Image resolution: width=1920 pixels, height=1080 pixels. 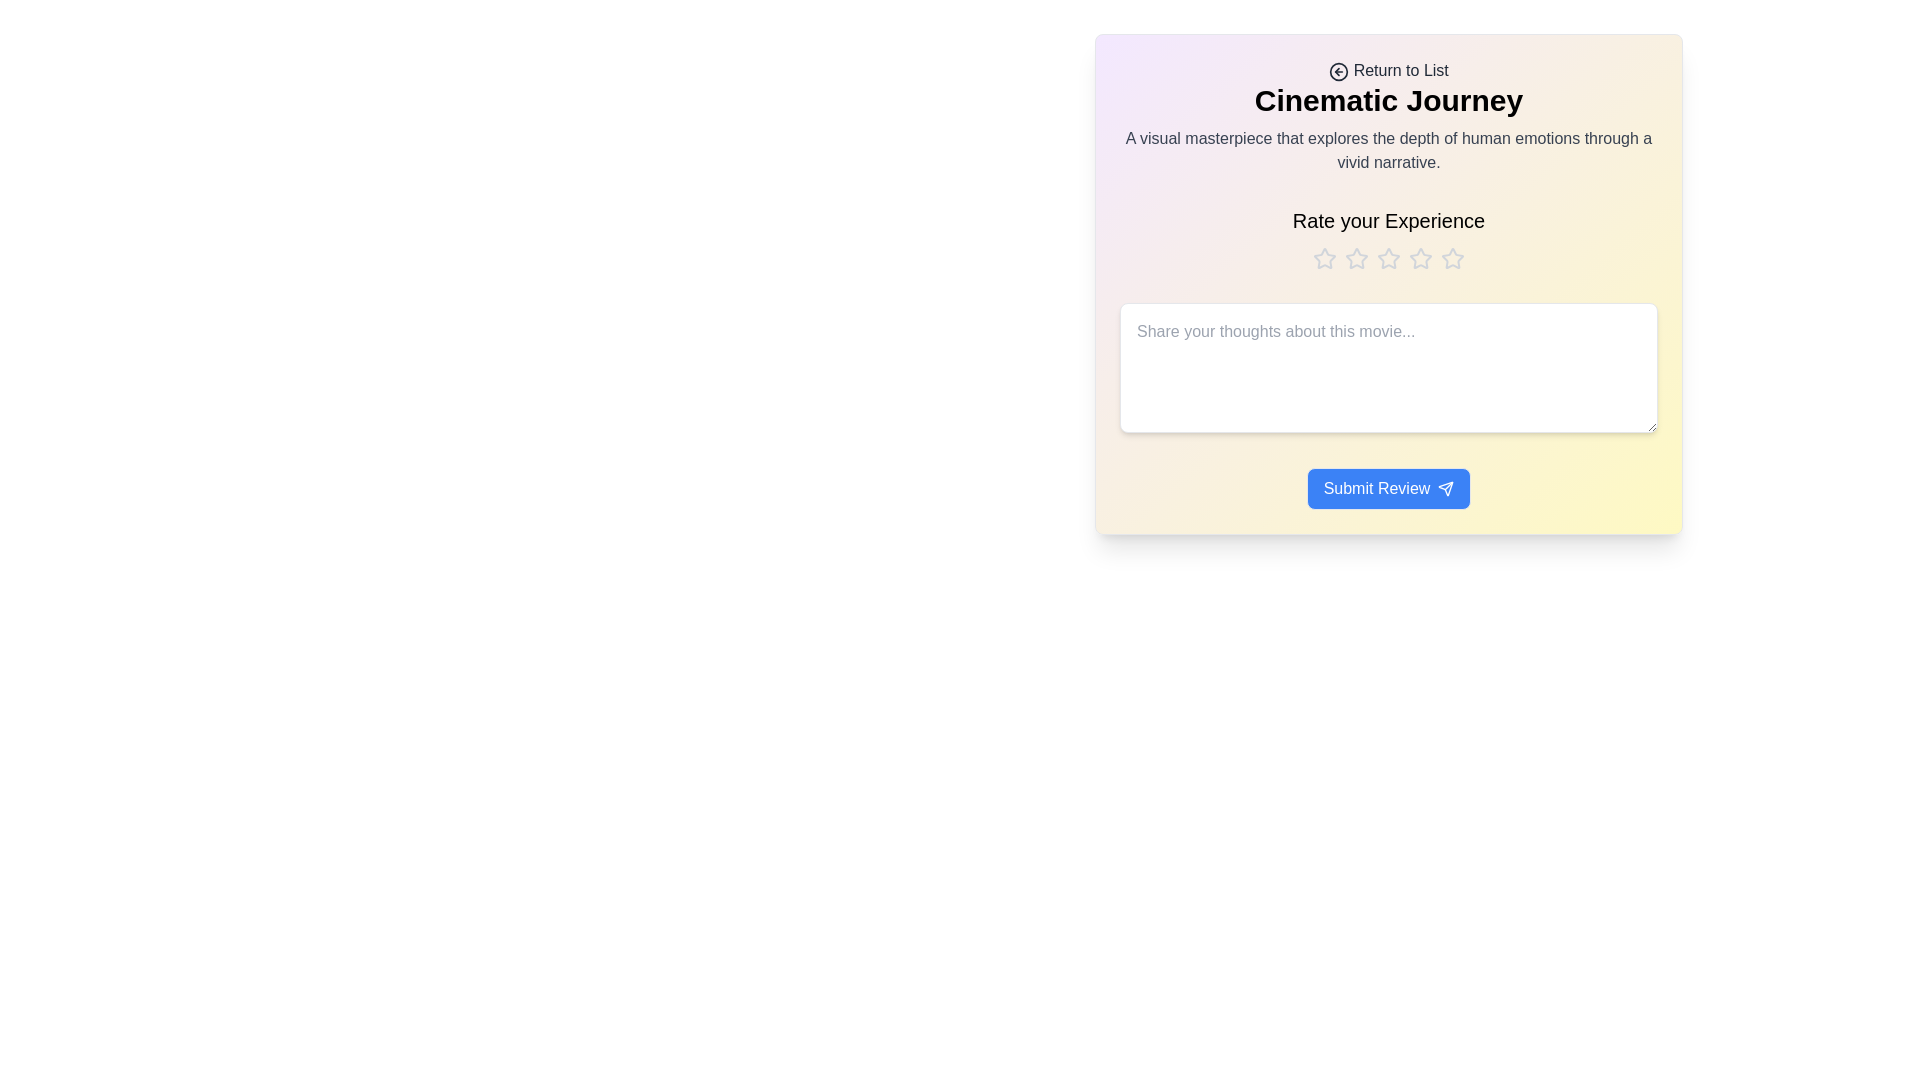 What do you see at coordinates (1453, 257) in the screenshot?
I see `the fifth interactive rating star to rate the experience, which is positioned above the comment input box and below the 'Rate your Experience' label` at bounding box center [1453, 257].